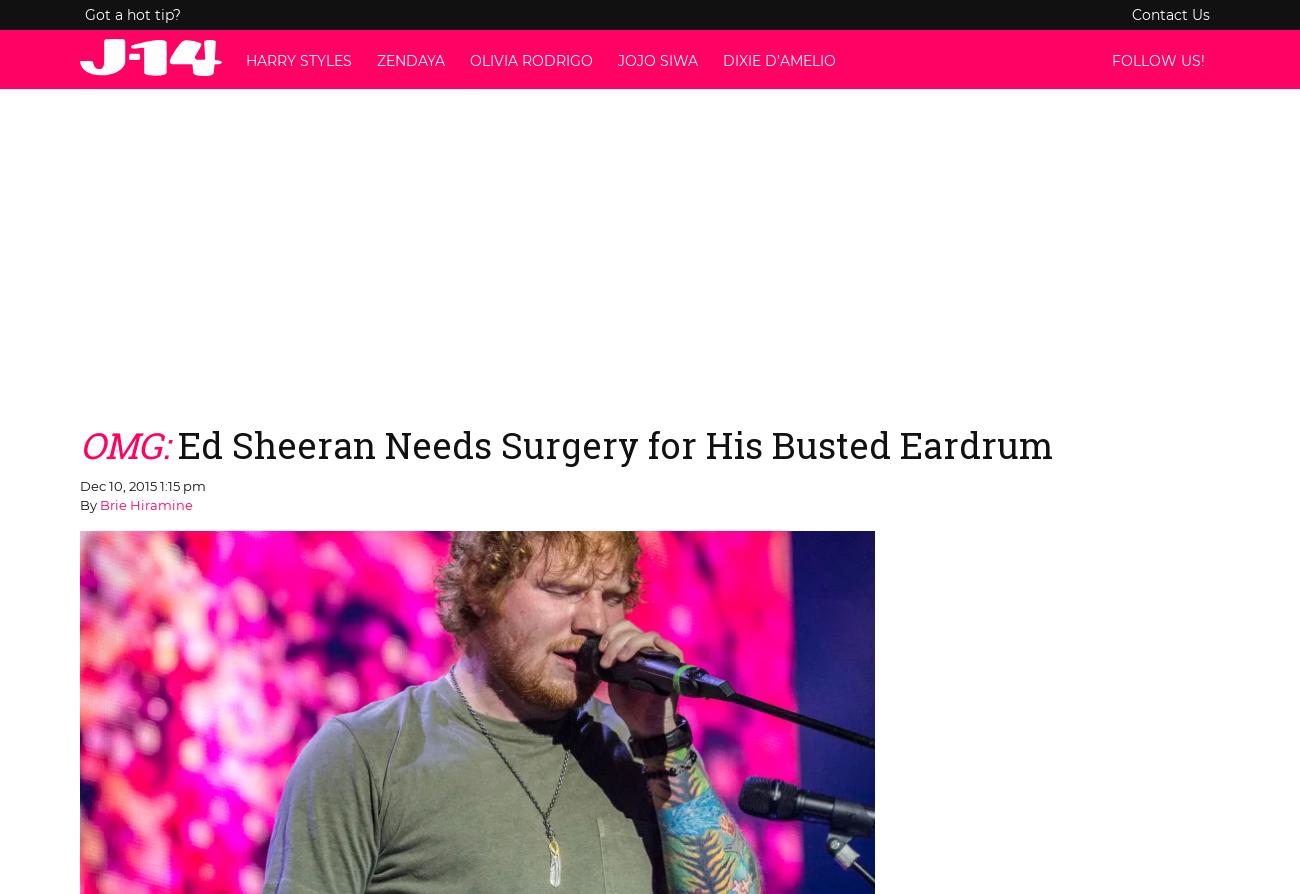  I want to click on 'Dec 10, 2015 1:15 pm', so click(142, 484).